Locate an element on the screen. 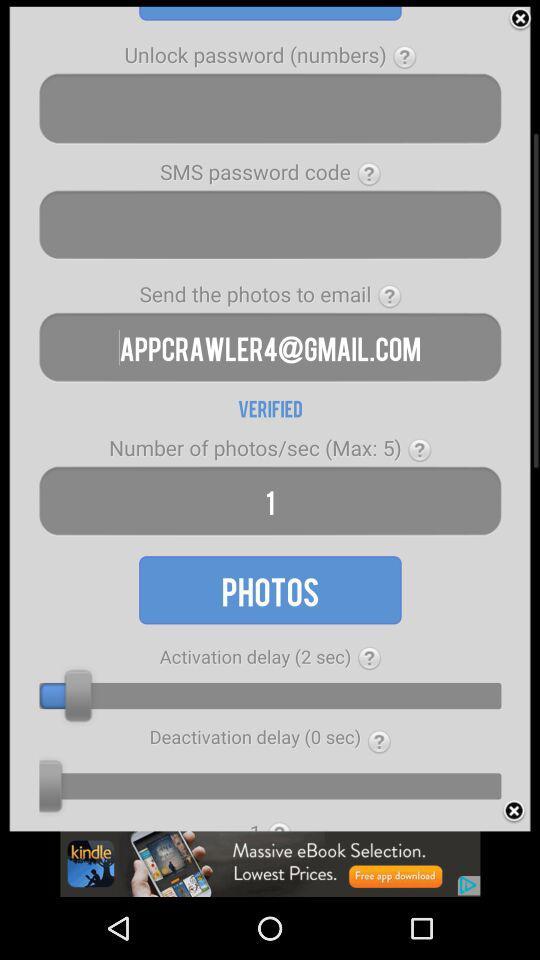  sms passcode is located at coordinates (270, 225).